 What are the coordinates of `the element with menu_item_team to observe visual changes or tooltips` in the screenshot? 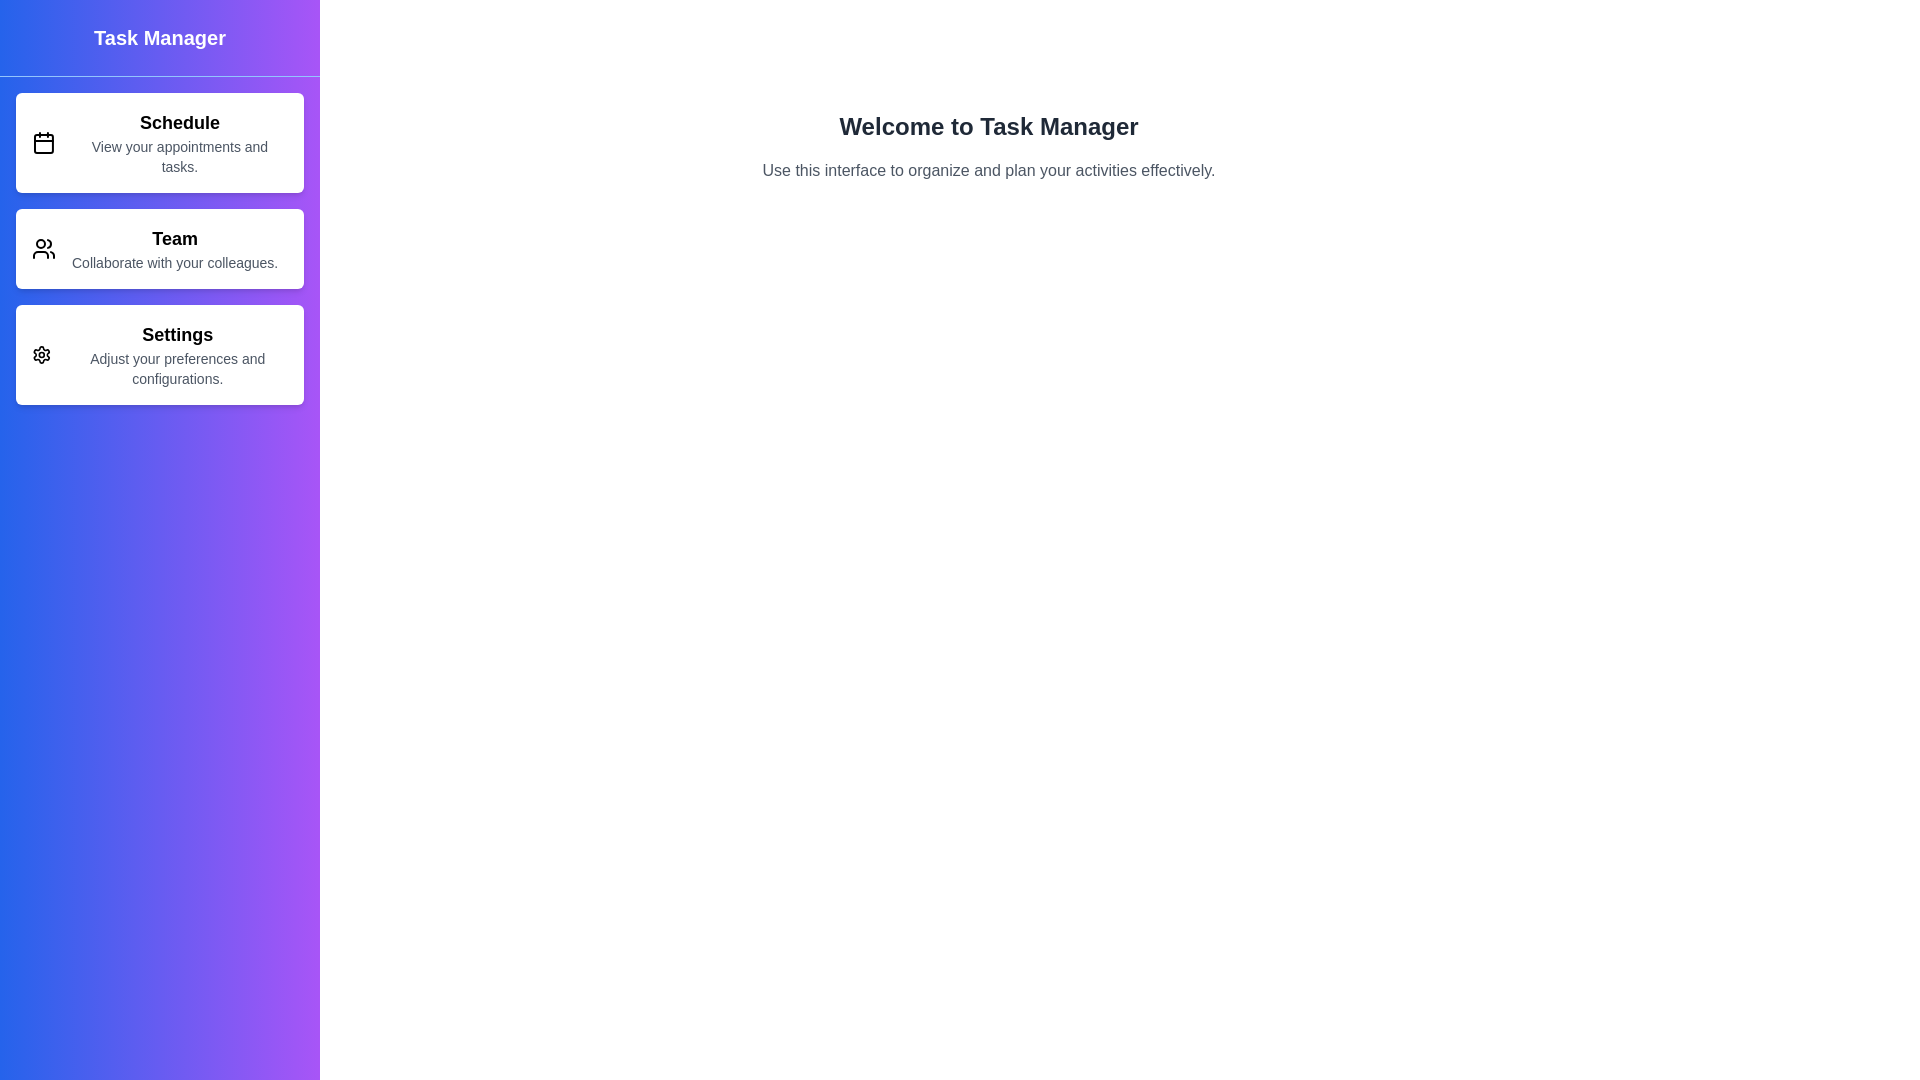 It's located at (158, 248).